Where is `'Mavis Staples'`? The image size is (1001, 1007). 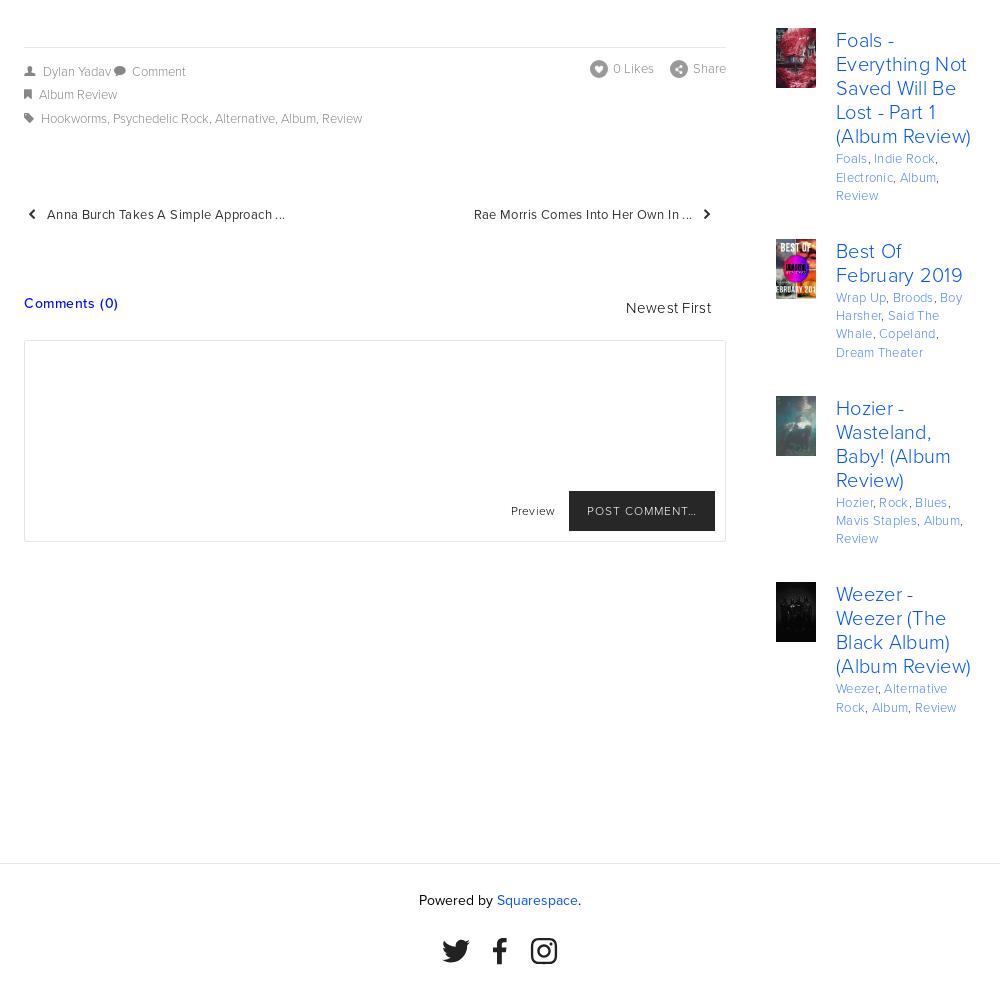 'Mavis Staples' is located at coordinates (875, 518).